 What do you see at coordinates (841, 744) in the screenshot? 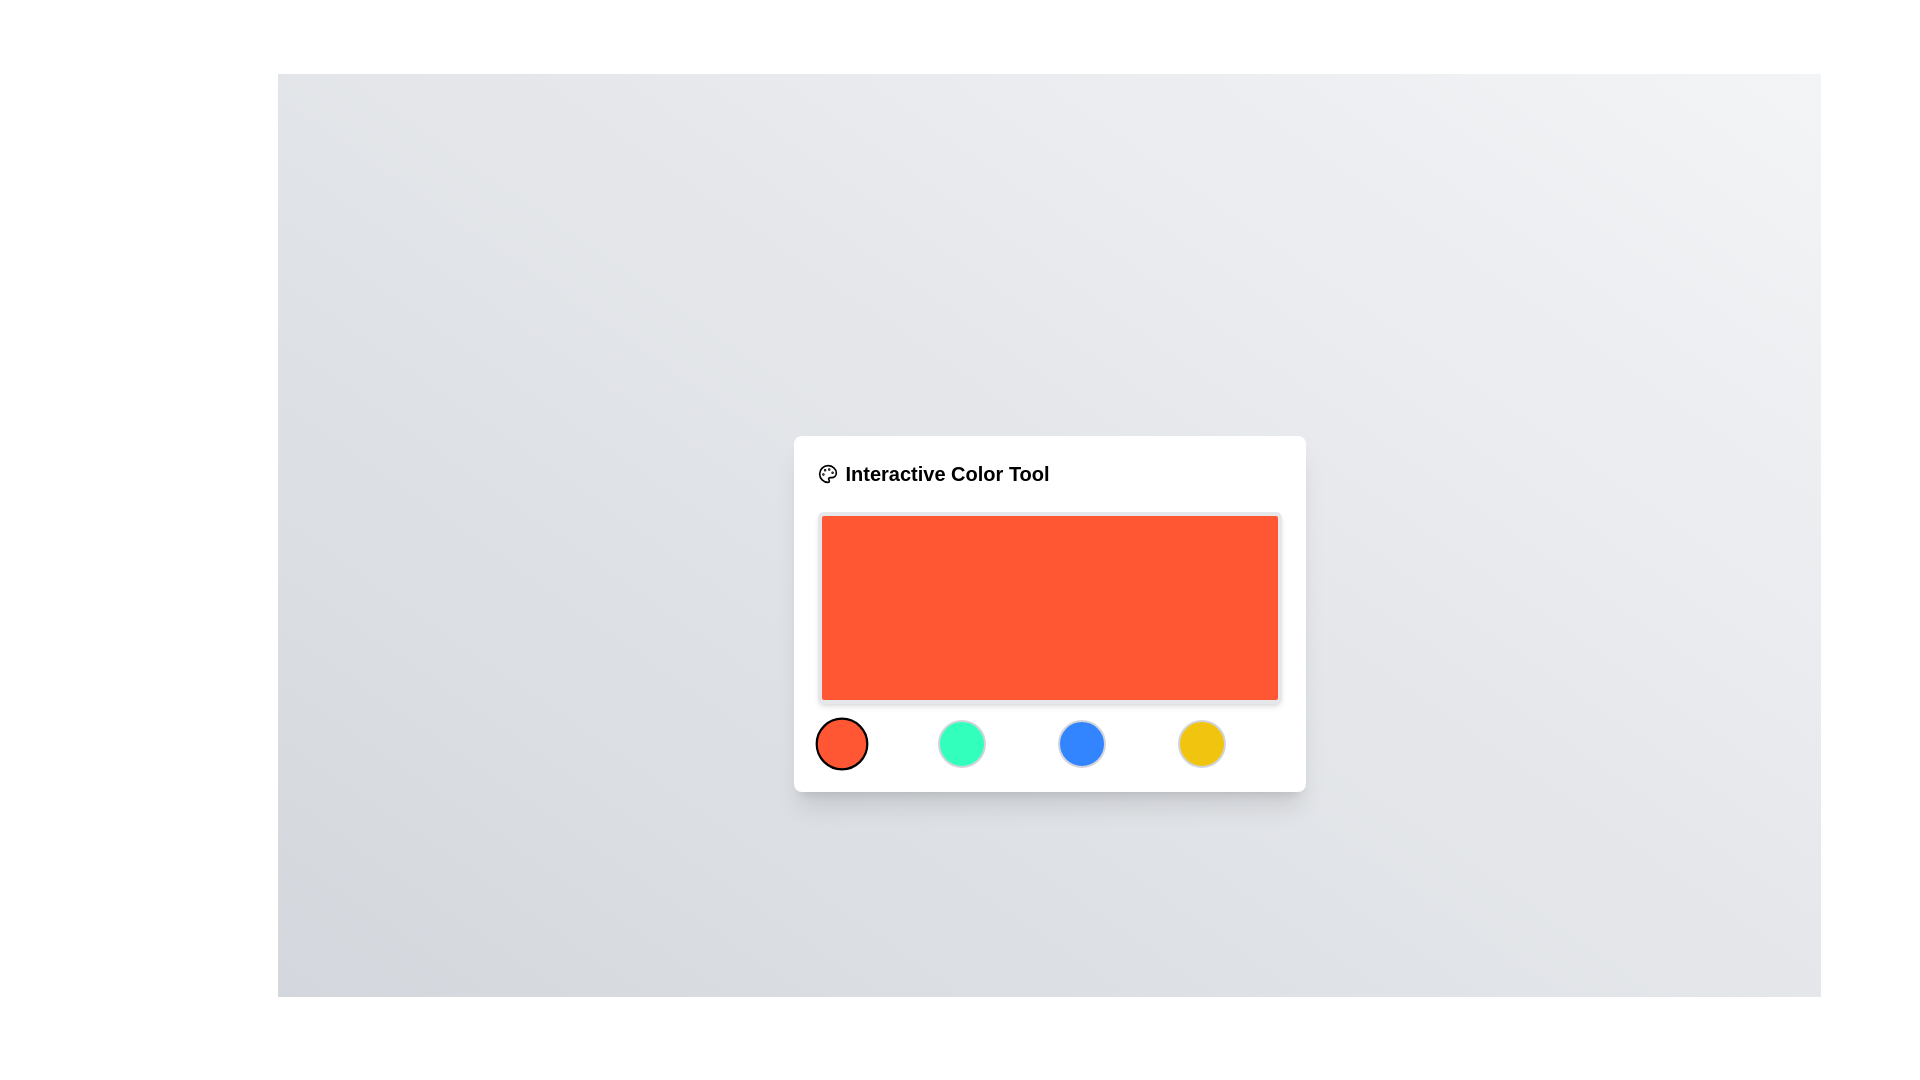
I see `the first circular color selection button located at the bottom-left corner of the card interface in the color tool, beneath the large orange rectangle and the title 'Interactive Color Tool'` at bounding box center [841, 744].